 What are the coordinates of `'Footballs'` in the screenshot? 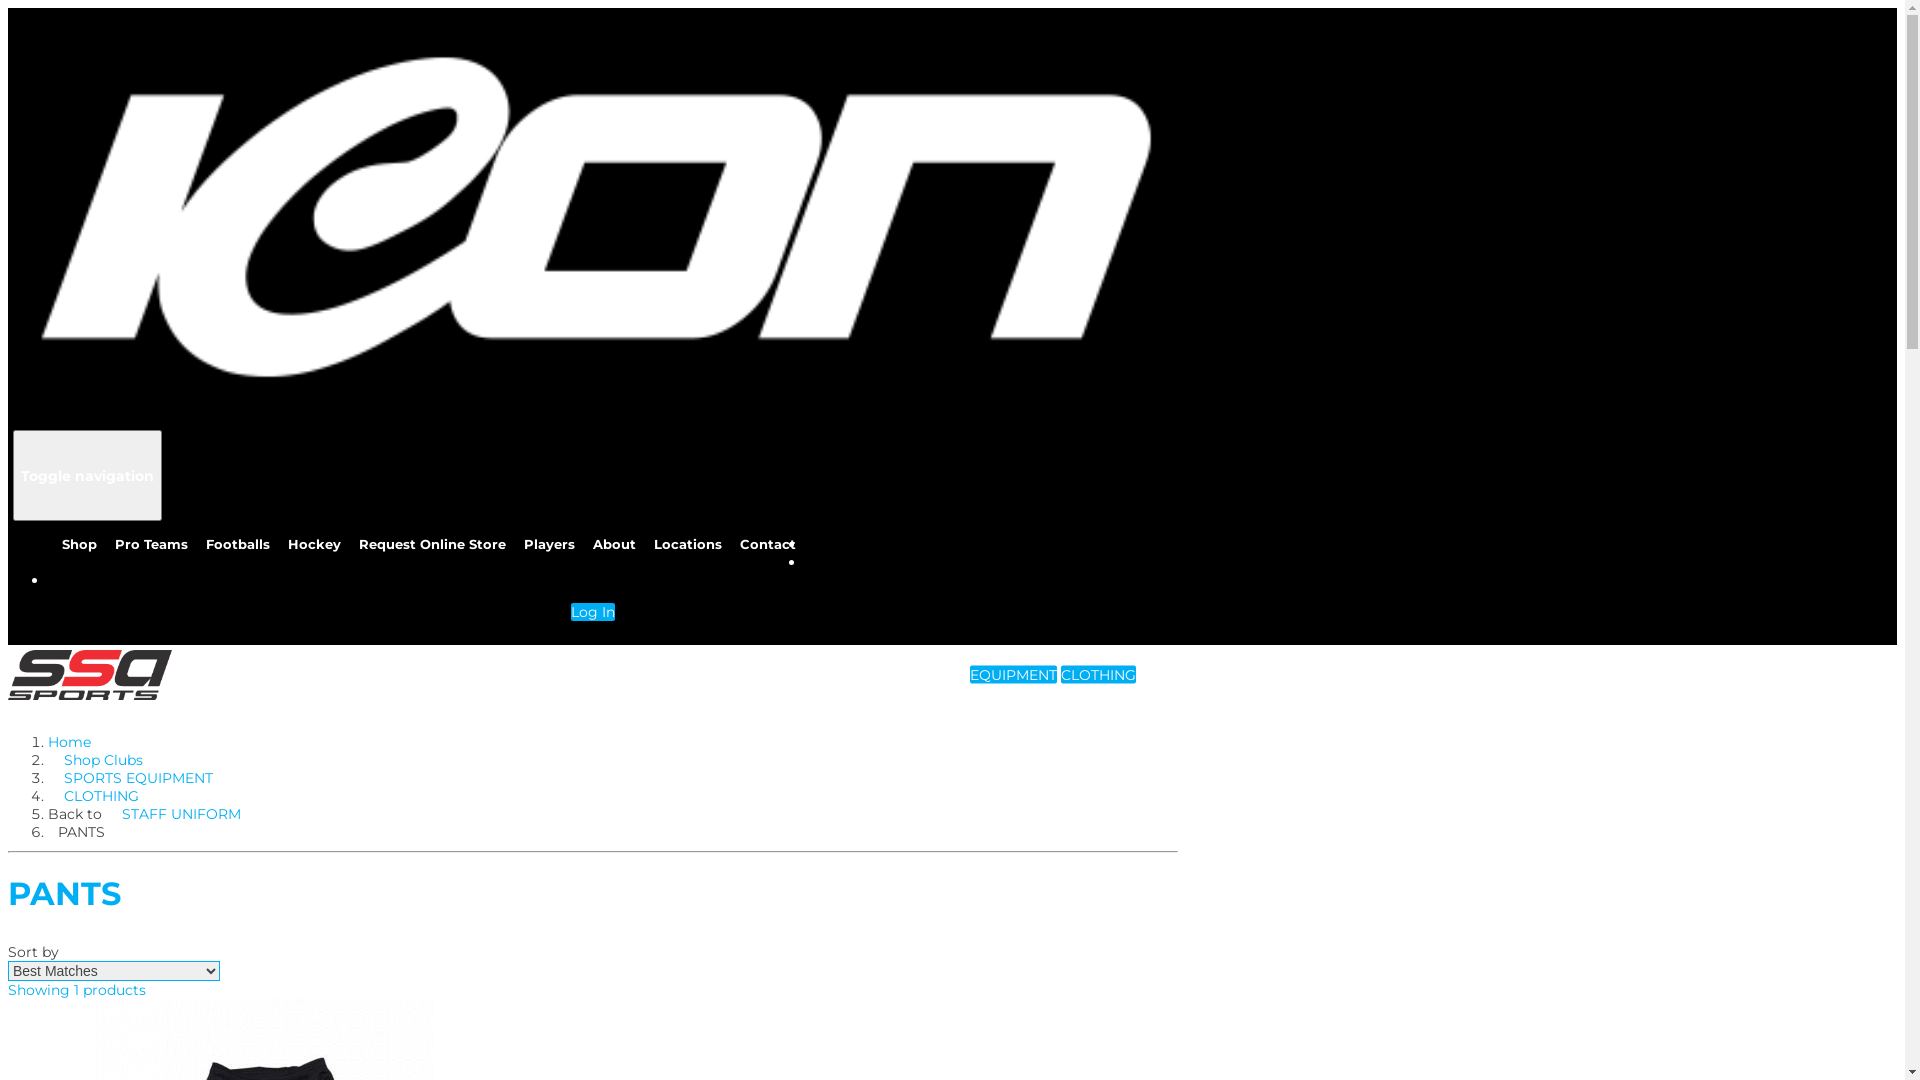 It's located at (196, 546).